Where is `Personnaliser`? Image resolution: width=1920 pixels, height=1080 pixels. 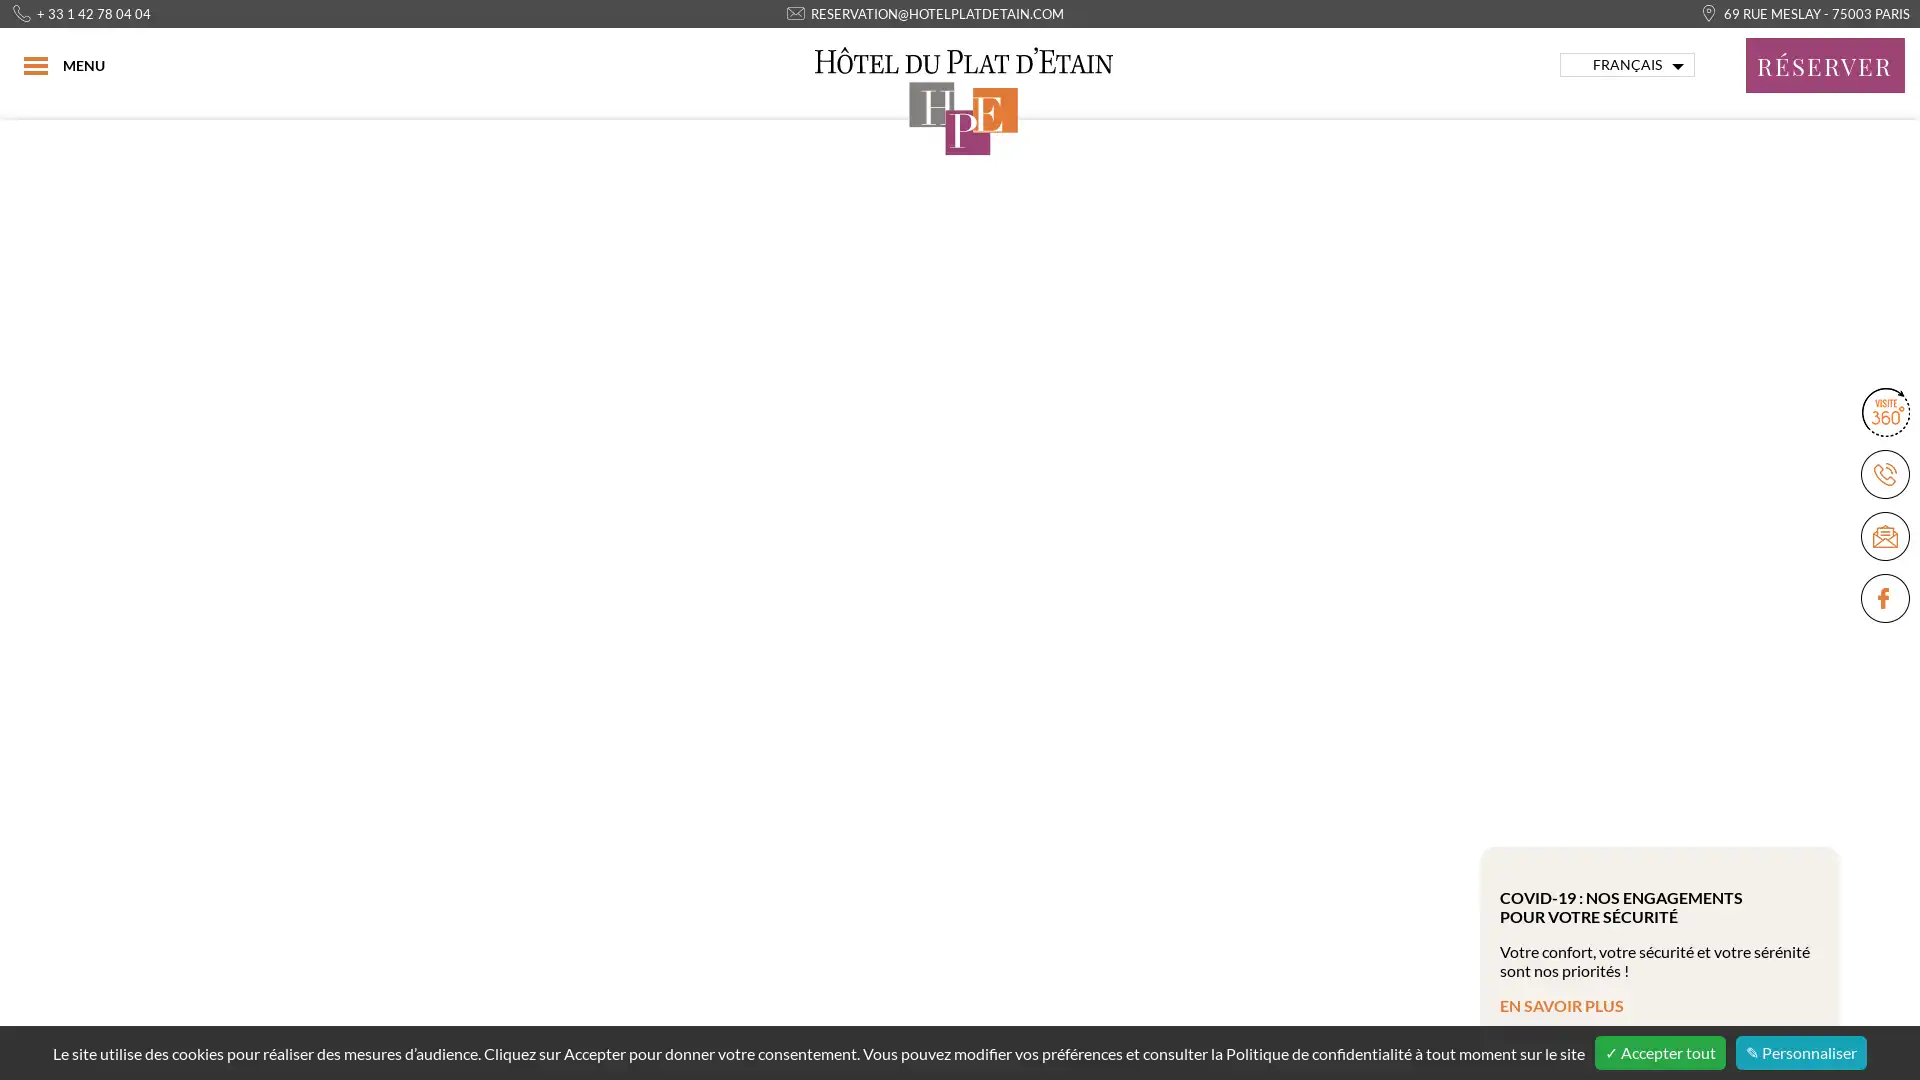
Personnaliser is located at coordinates (1801, 1052).